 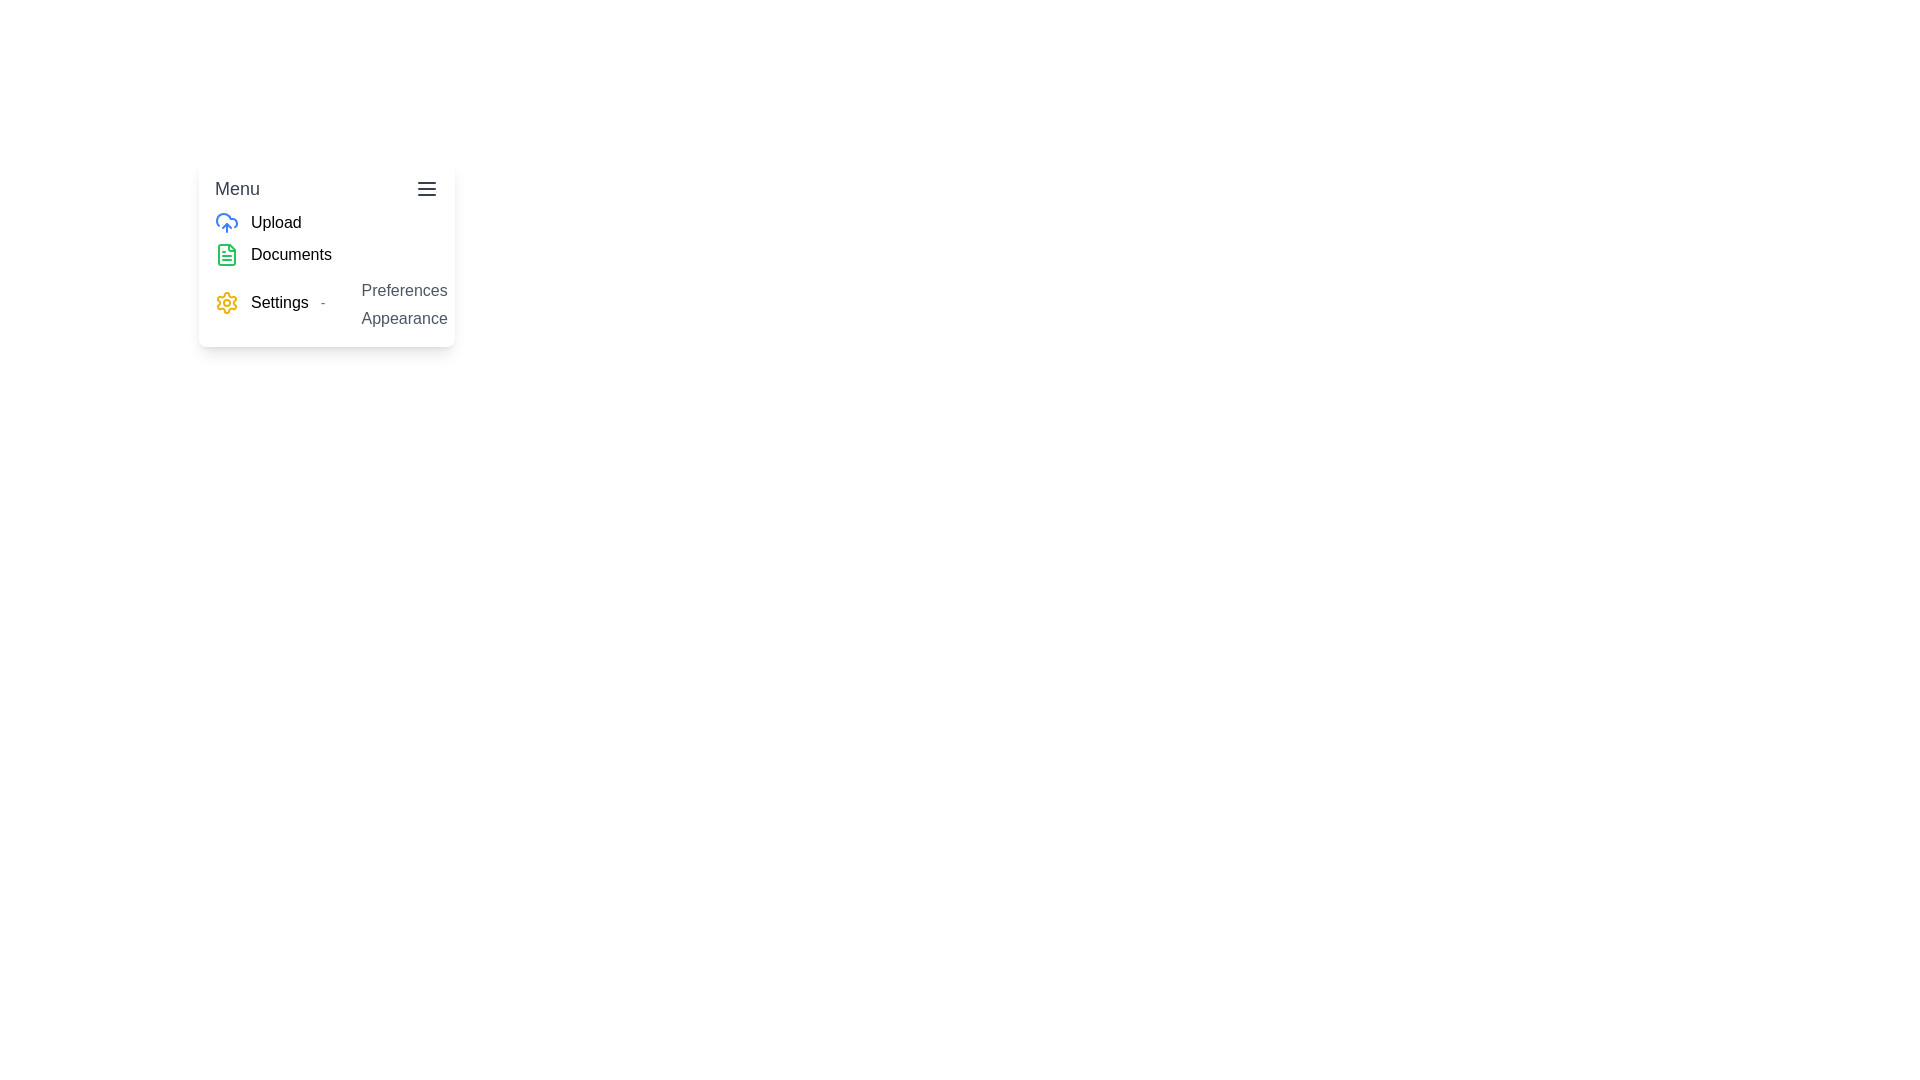 What do you see at coordinates (274, 223) in the screenshot?
I see `the bold 'Upload' text label located in the submenu beneath the 'Menu' label` at bounding box center [274, 223].